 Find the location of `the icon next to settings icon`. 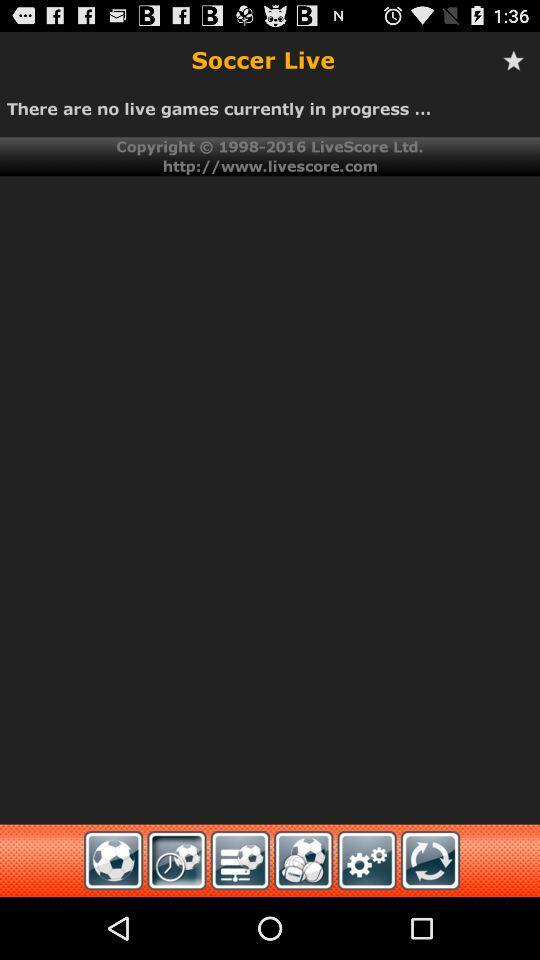

the icon next to settings icon is located at coordinates (429, 859).